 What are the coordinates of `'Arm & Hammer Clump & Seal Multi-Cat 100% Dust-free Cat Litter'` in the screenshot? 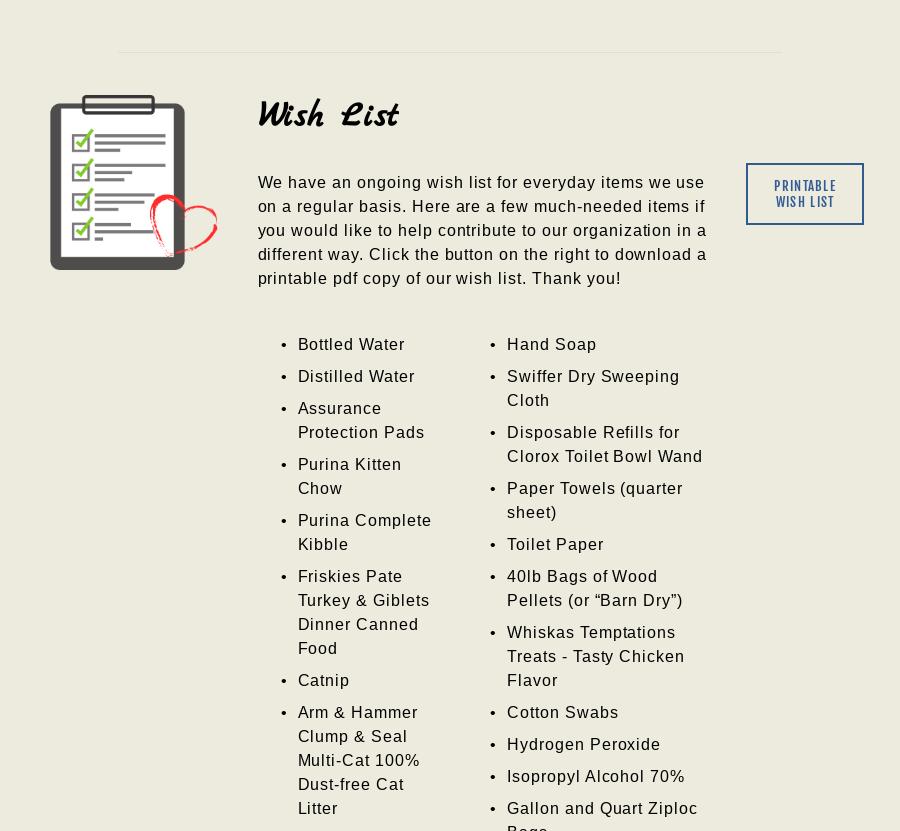 It's located at (360, 760).